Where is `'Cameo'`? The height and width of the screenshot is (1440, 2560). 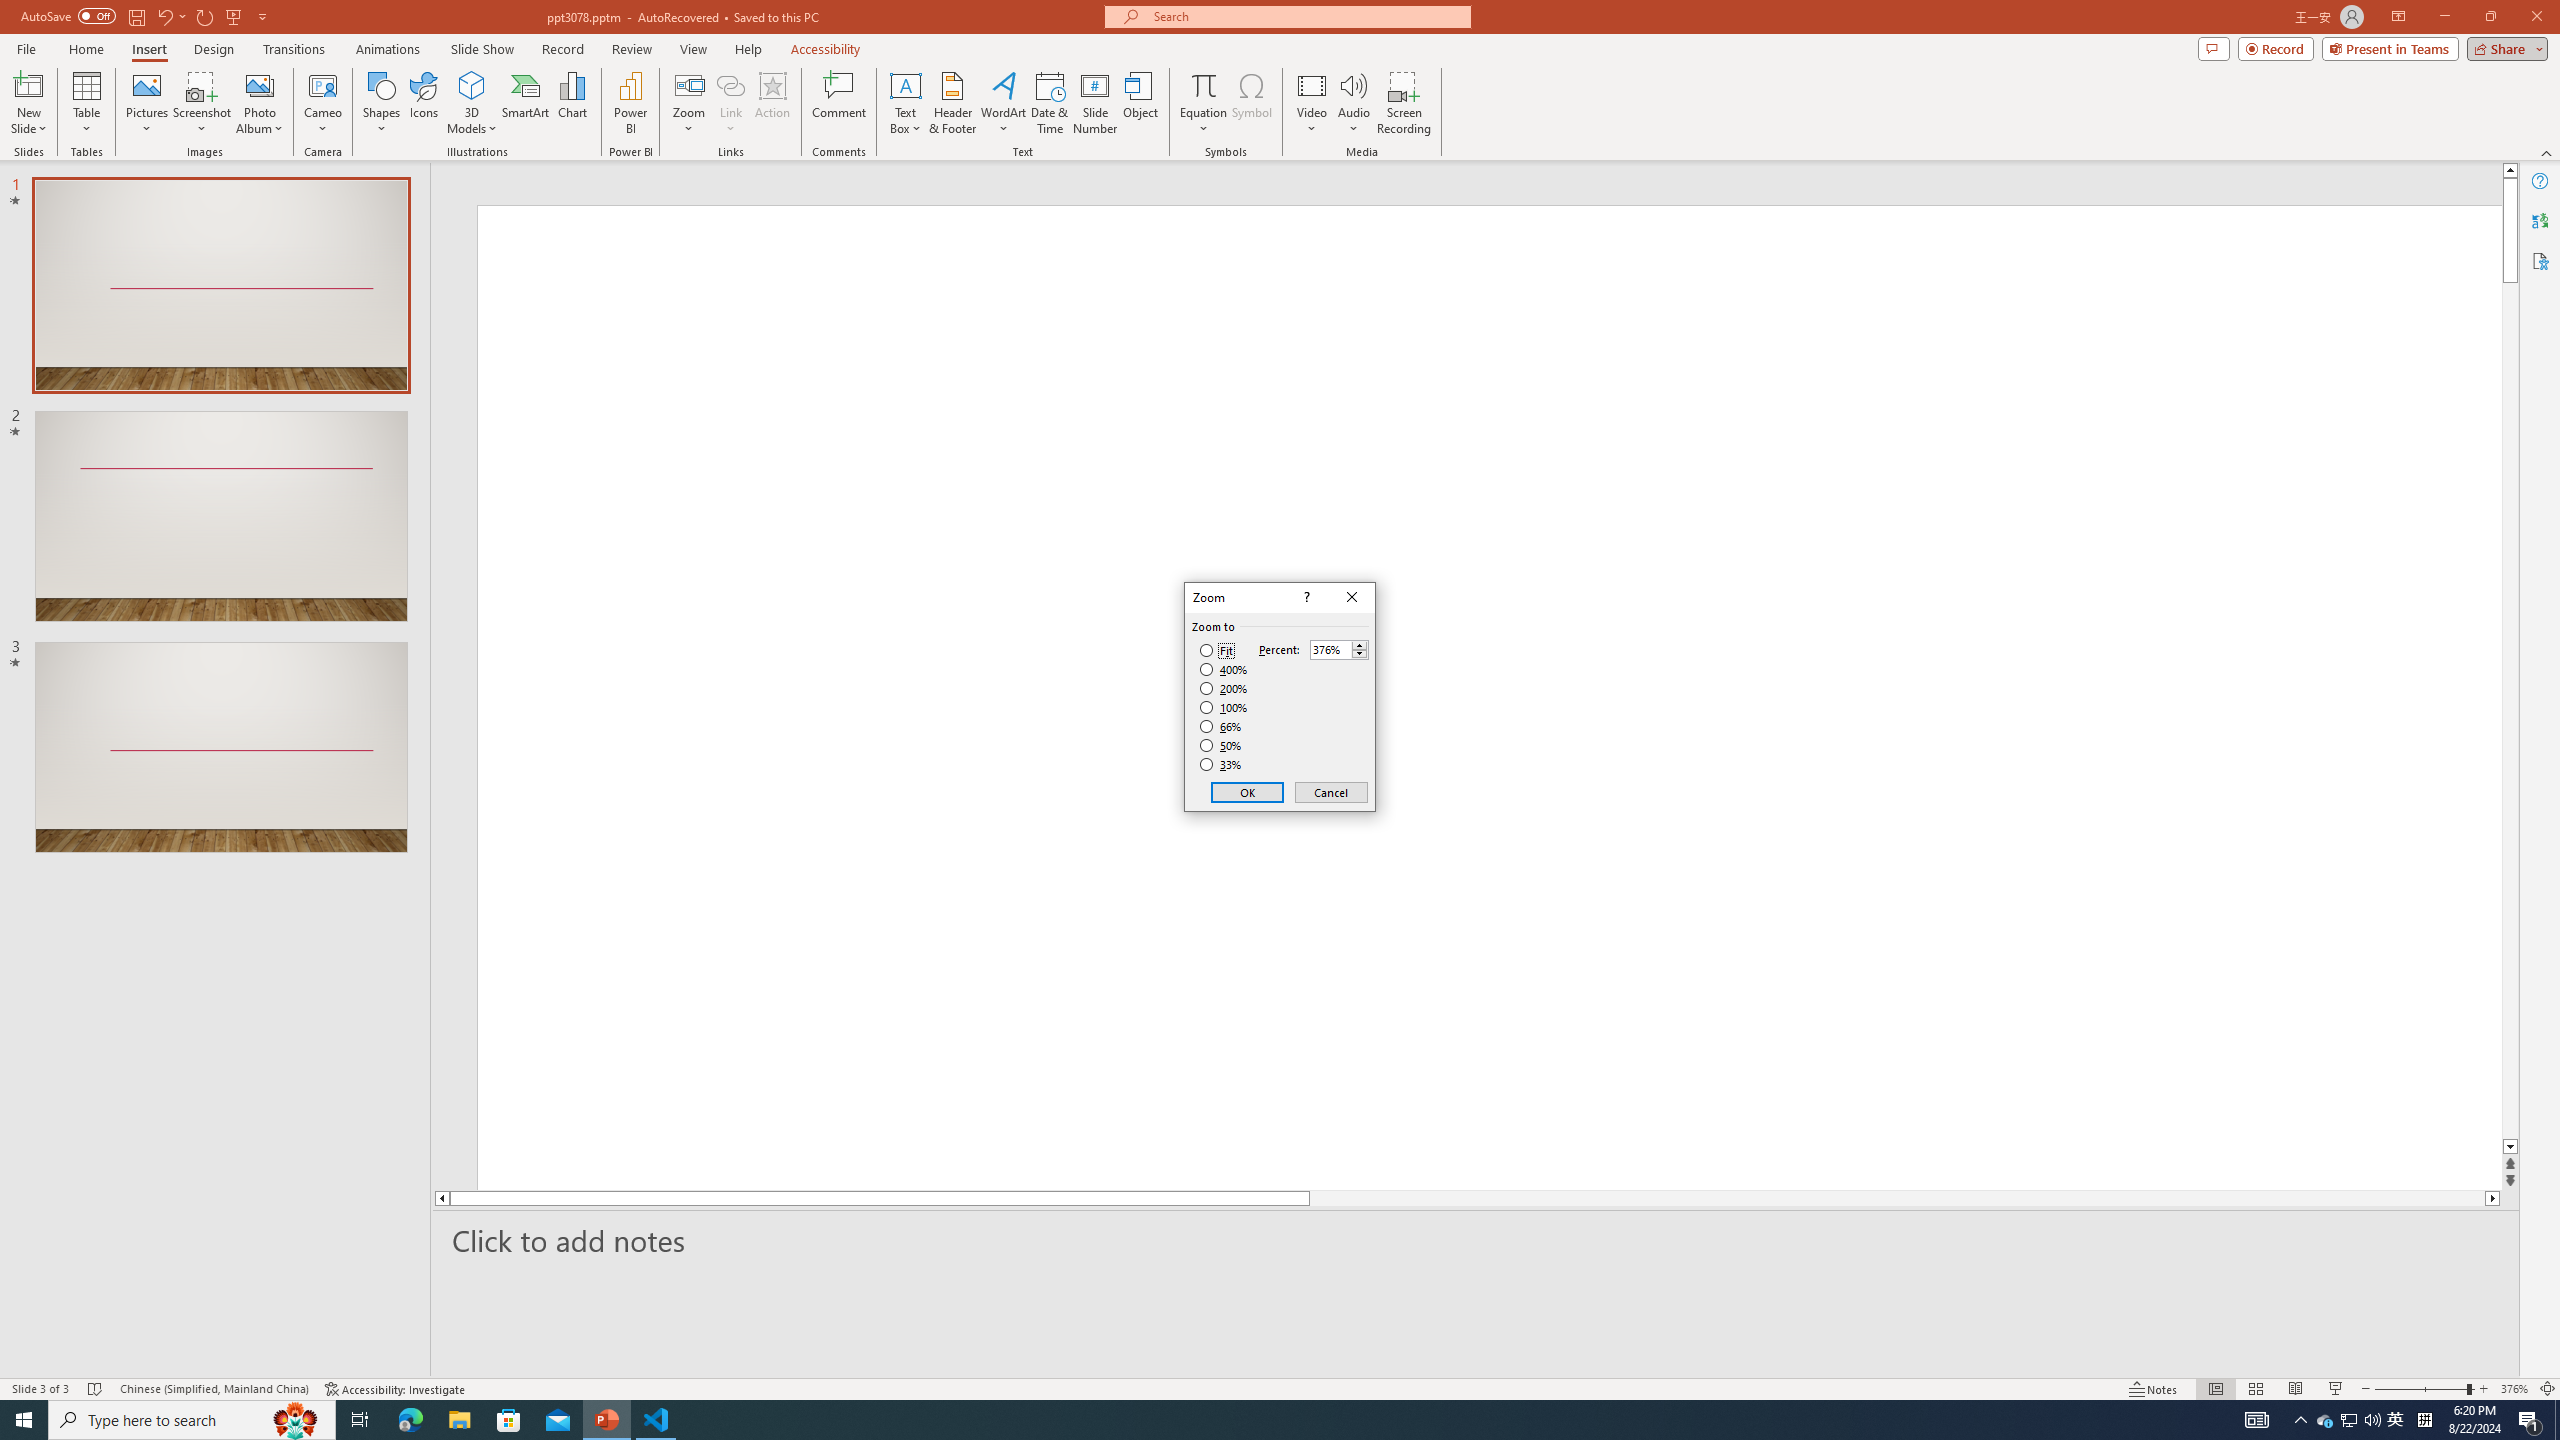 'Cameo' is located at coordinates (322, 84).